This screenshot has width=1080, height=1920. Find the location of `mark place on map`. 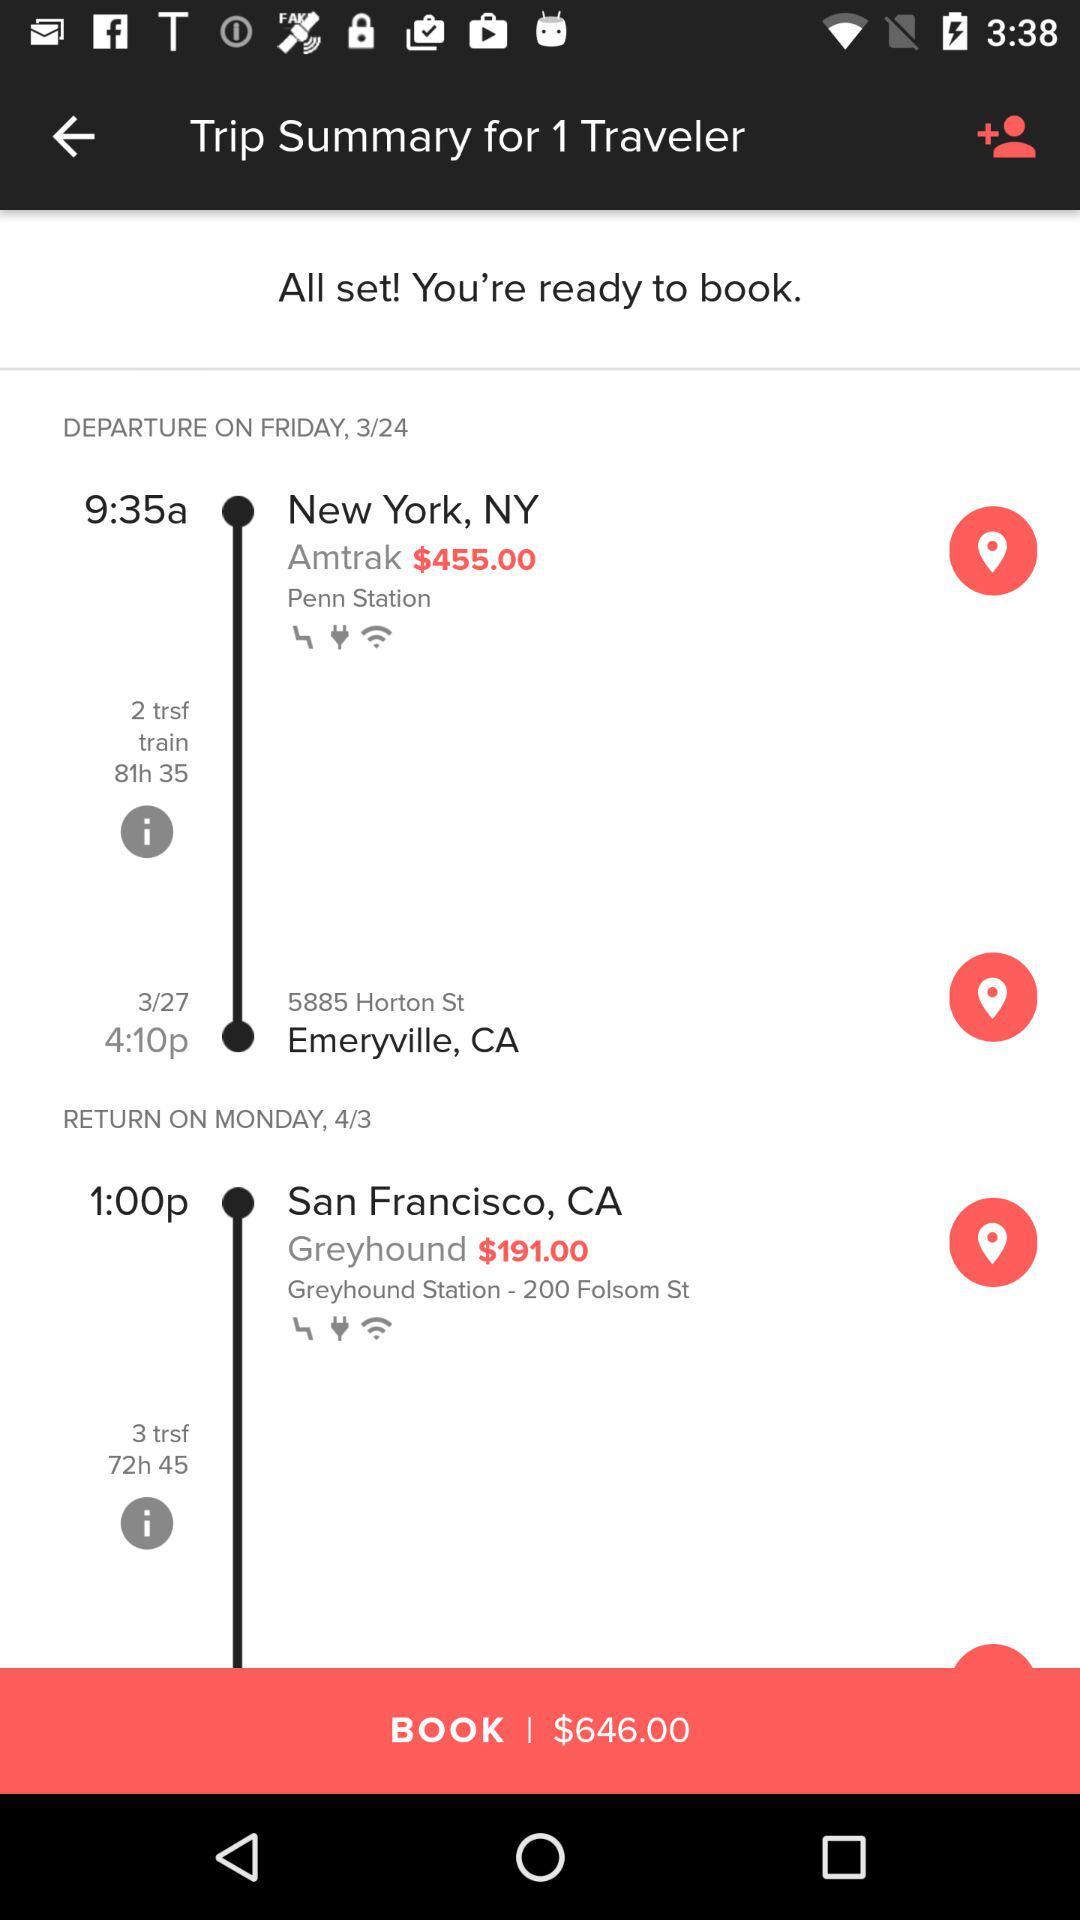

mark place on map is located at coordinates (993, 1241).